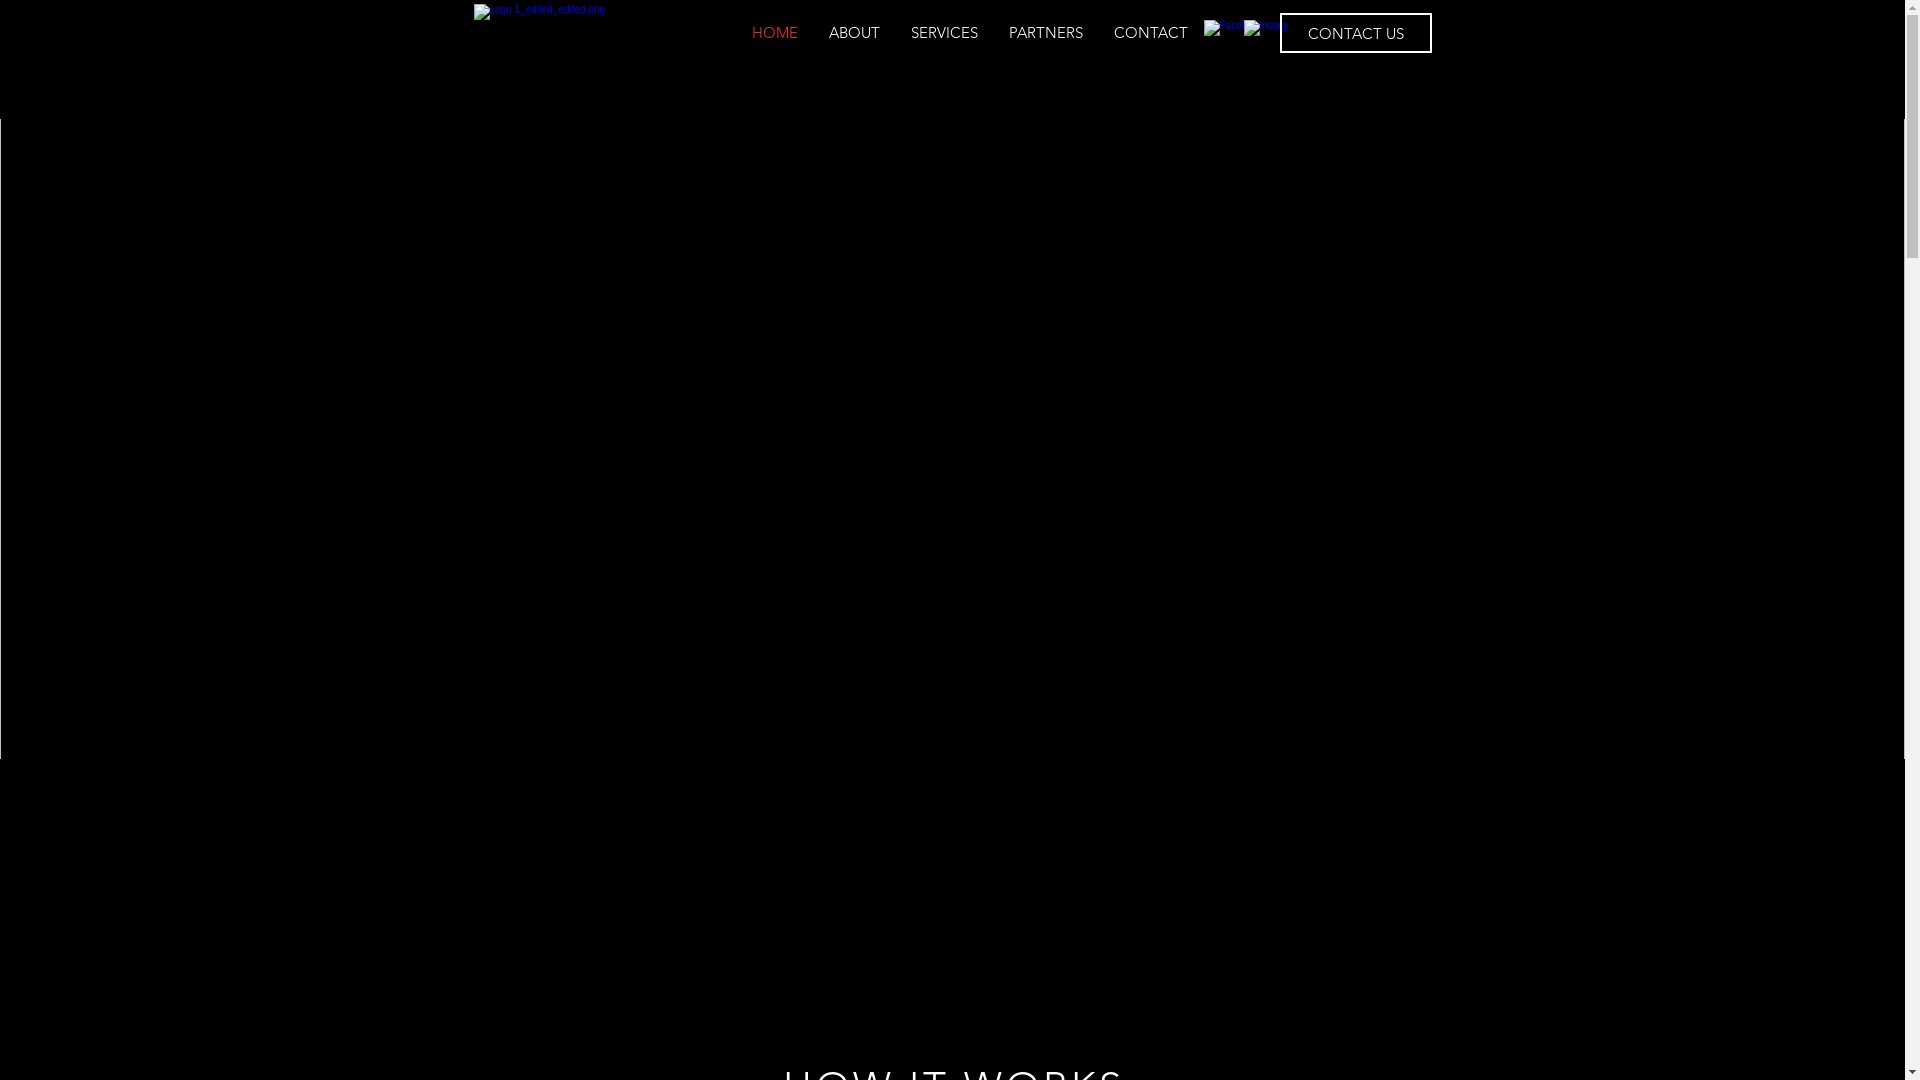  I want to click on 'ABOUT', so click(854, 33).